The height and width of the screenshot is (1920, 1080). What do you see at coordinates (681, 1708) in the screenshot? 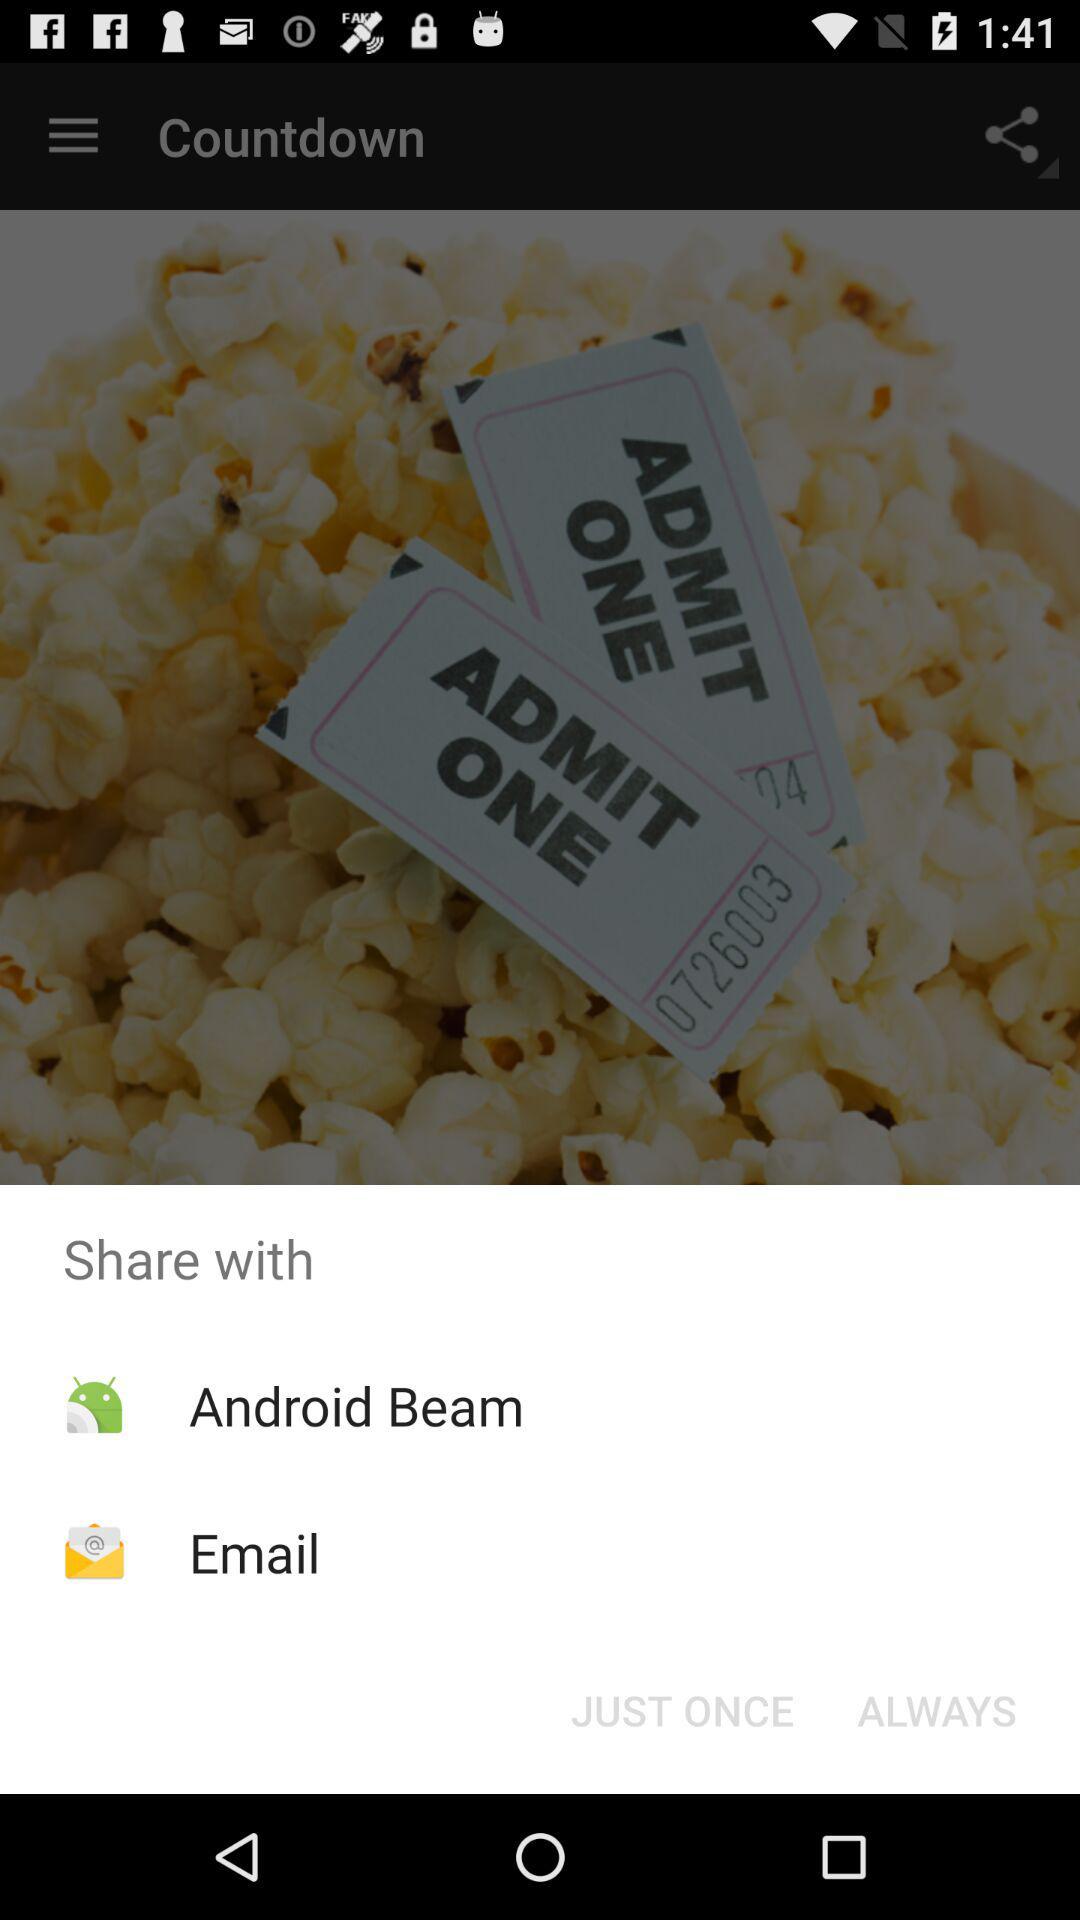
I see `icon below the share with app` at bounding box center [681, 1708].